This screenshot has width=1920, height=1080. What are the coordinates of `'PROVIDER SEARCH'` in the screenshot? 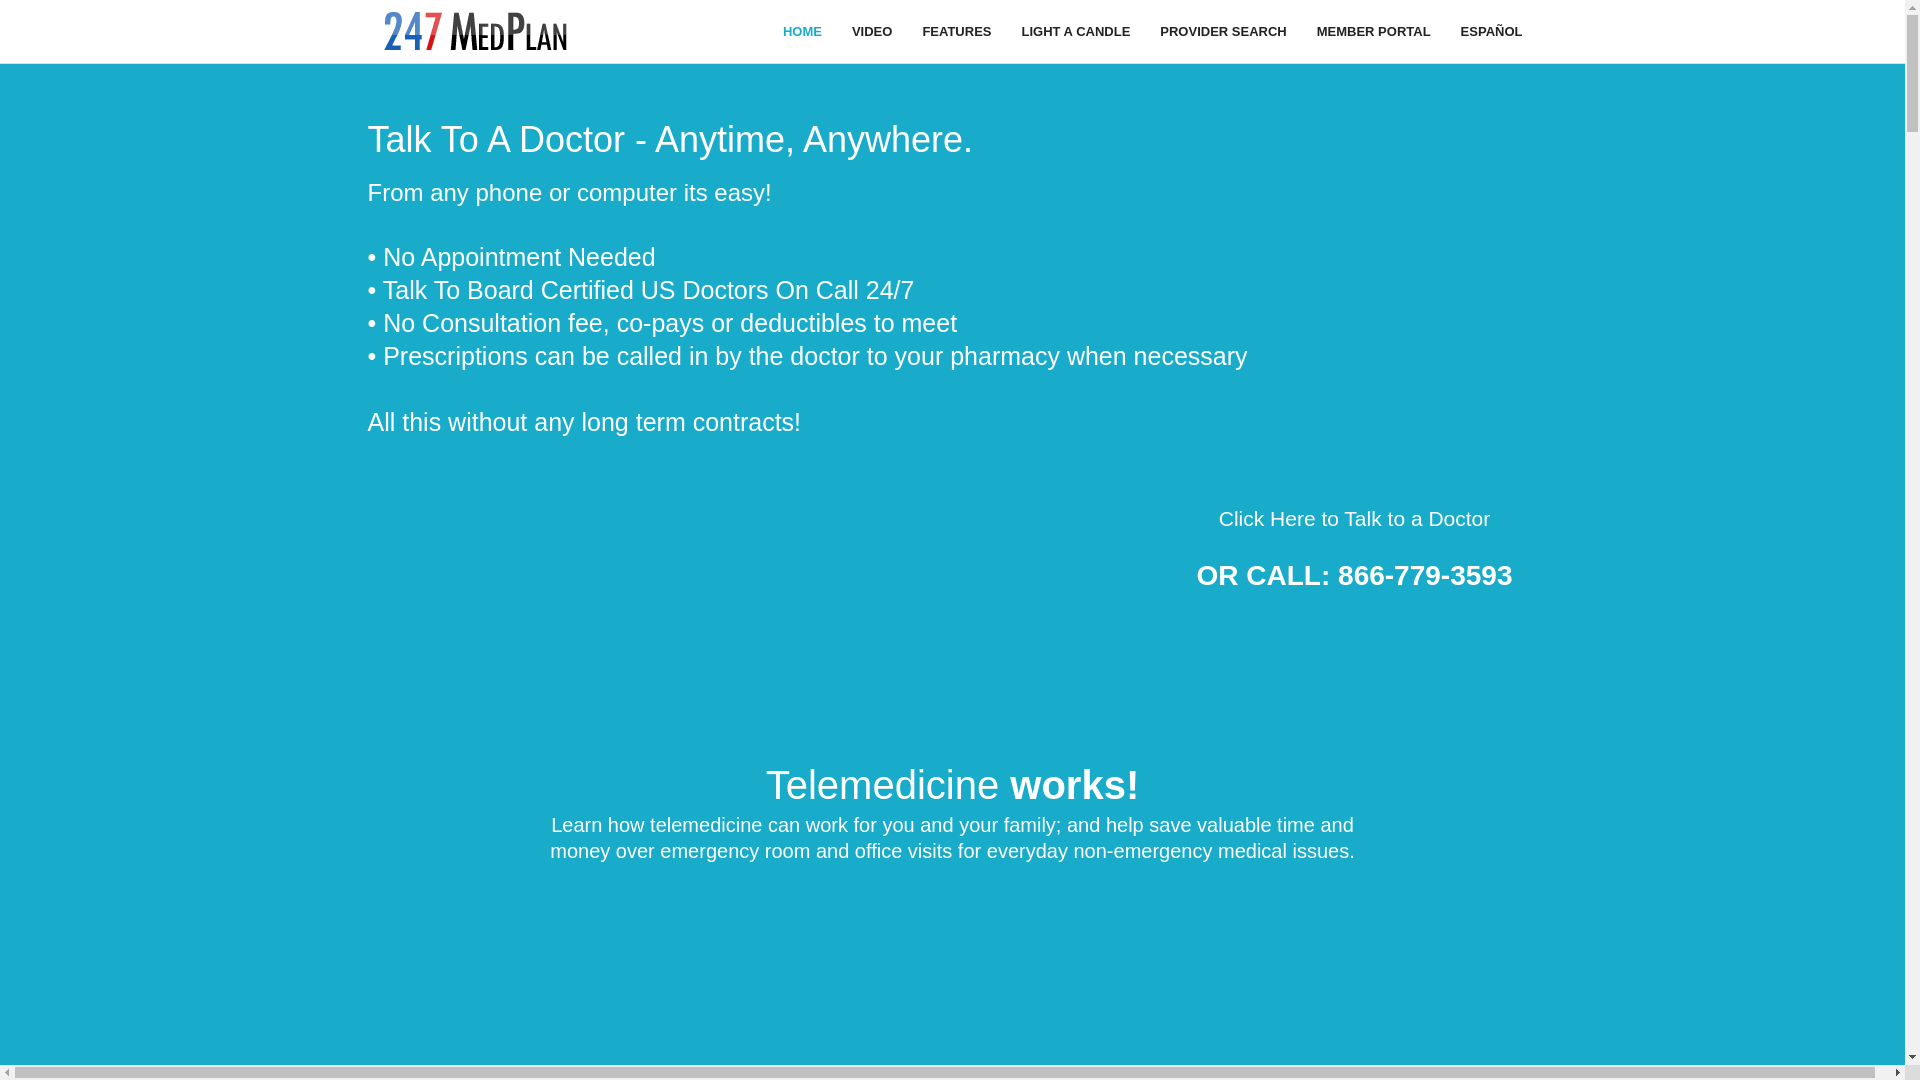 It's located at (1222, 31).